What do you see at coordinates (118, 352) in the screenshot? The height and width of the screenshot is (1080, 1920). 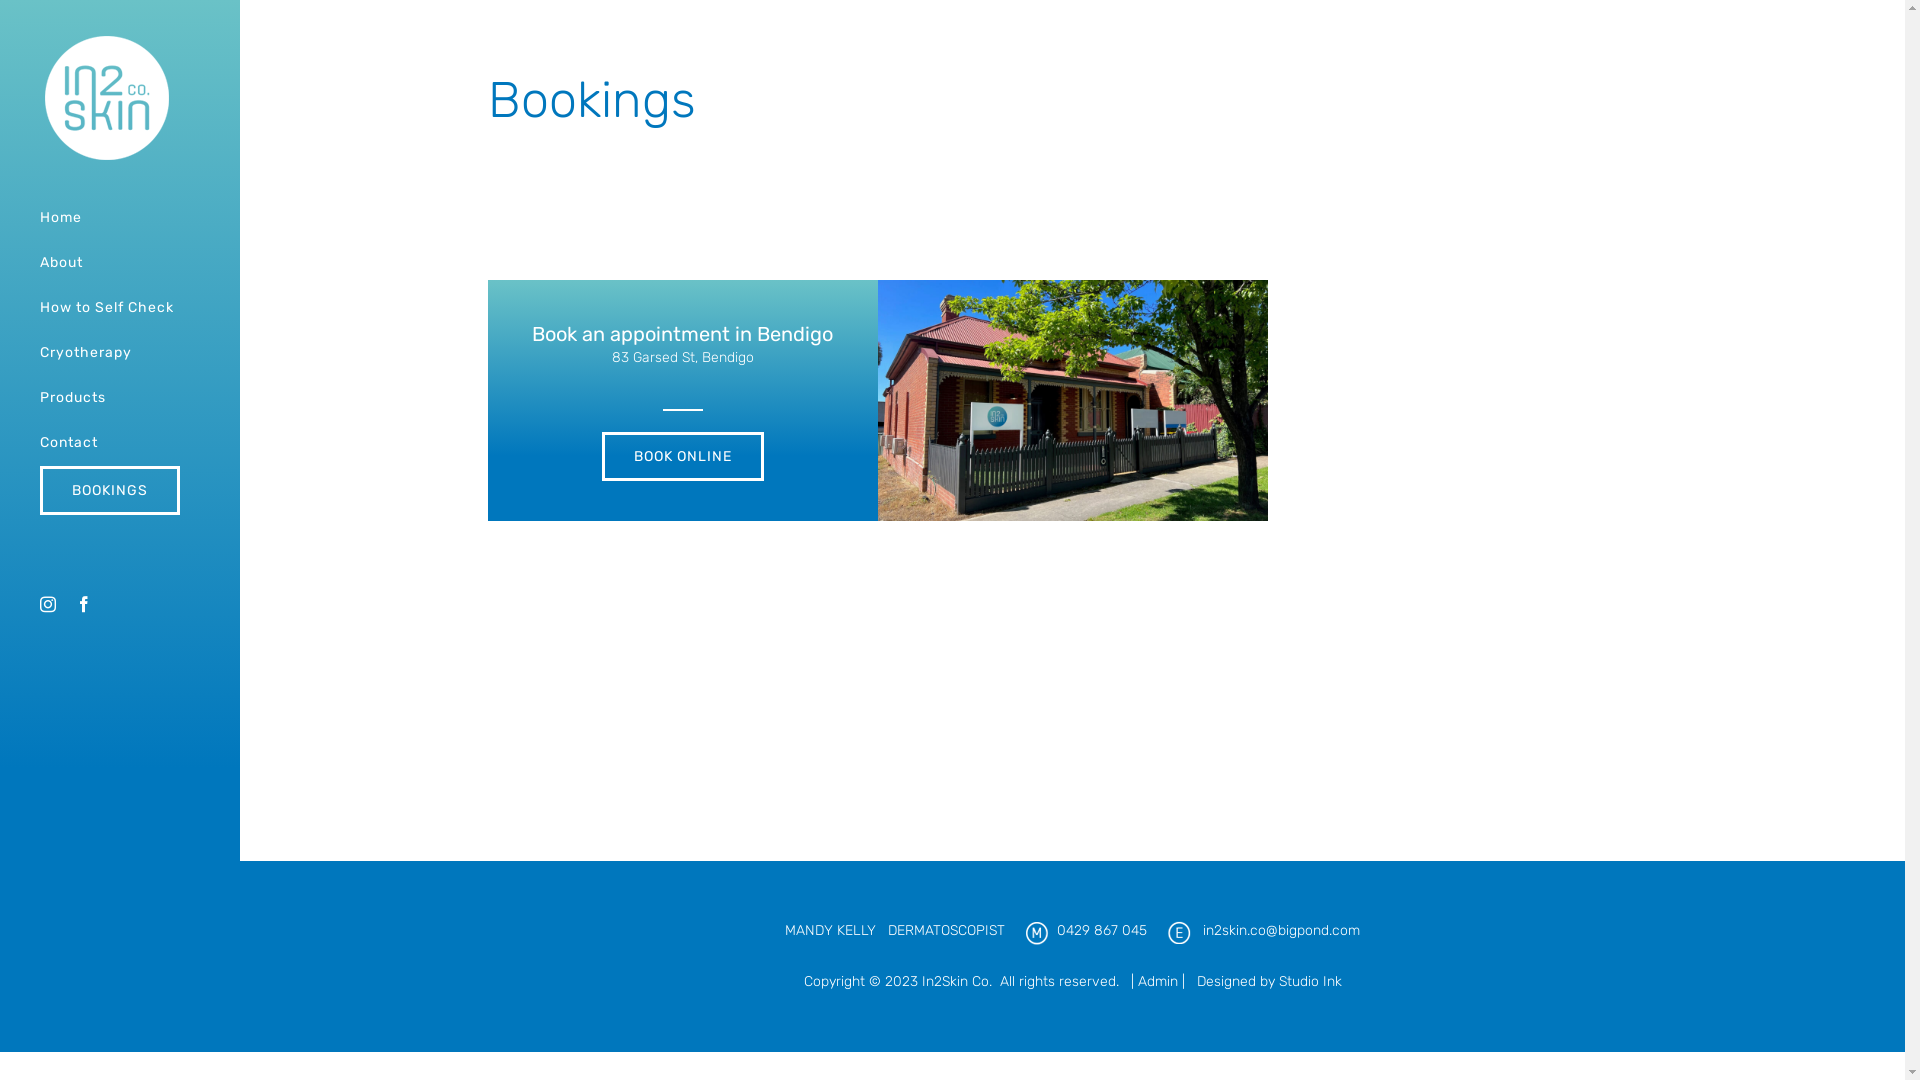 I see `'Cryotherapy'` at bounding box center [118, 352].